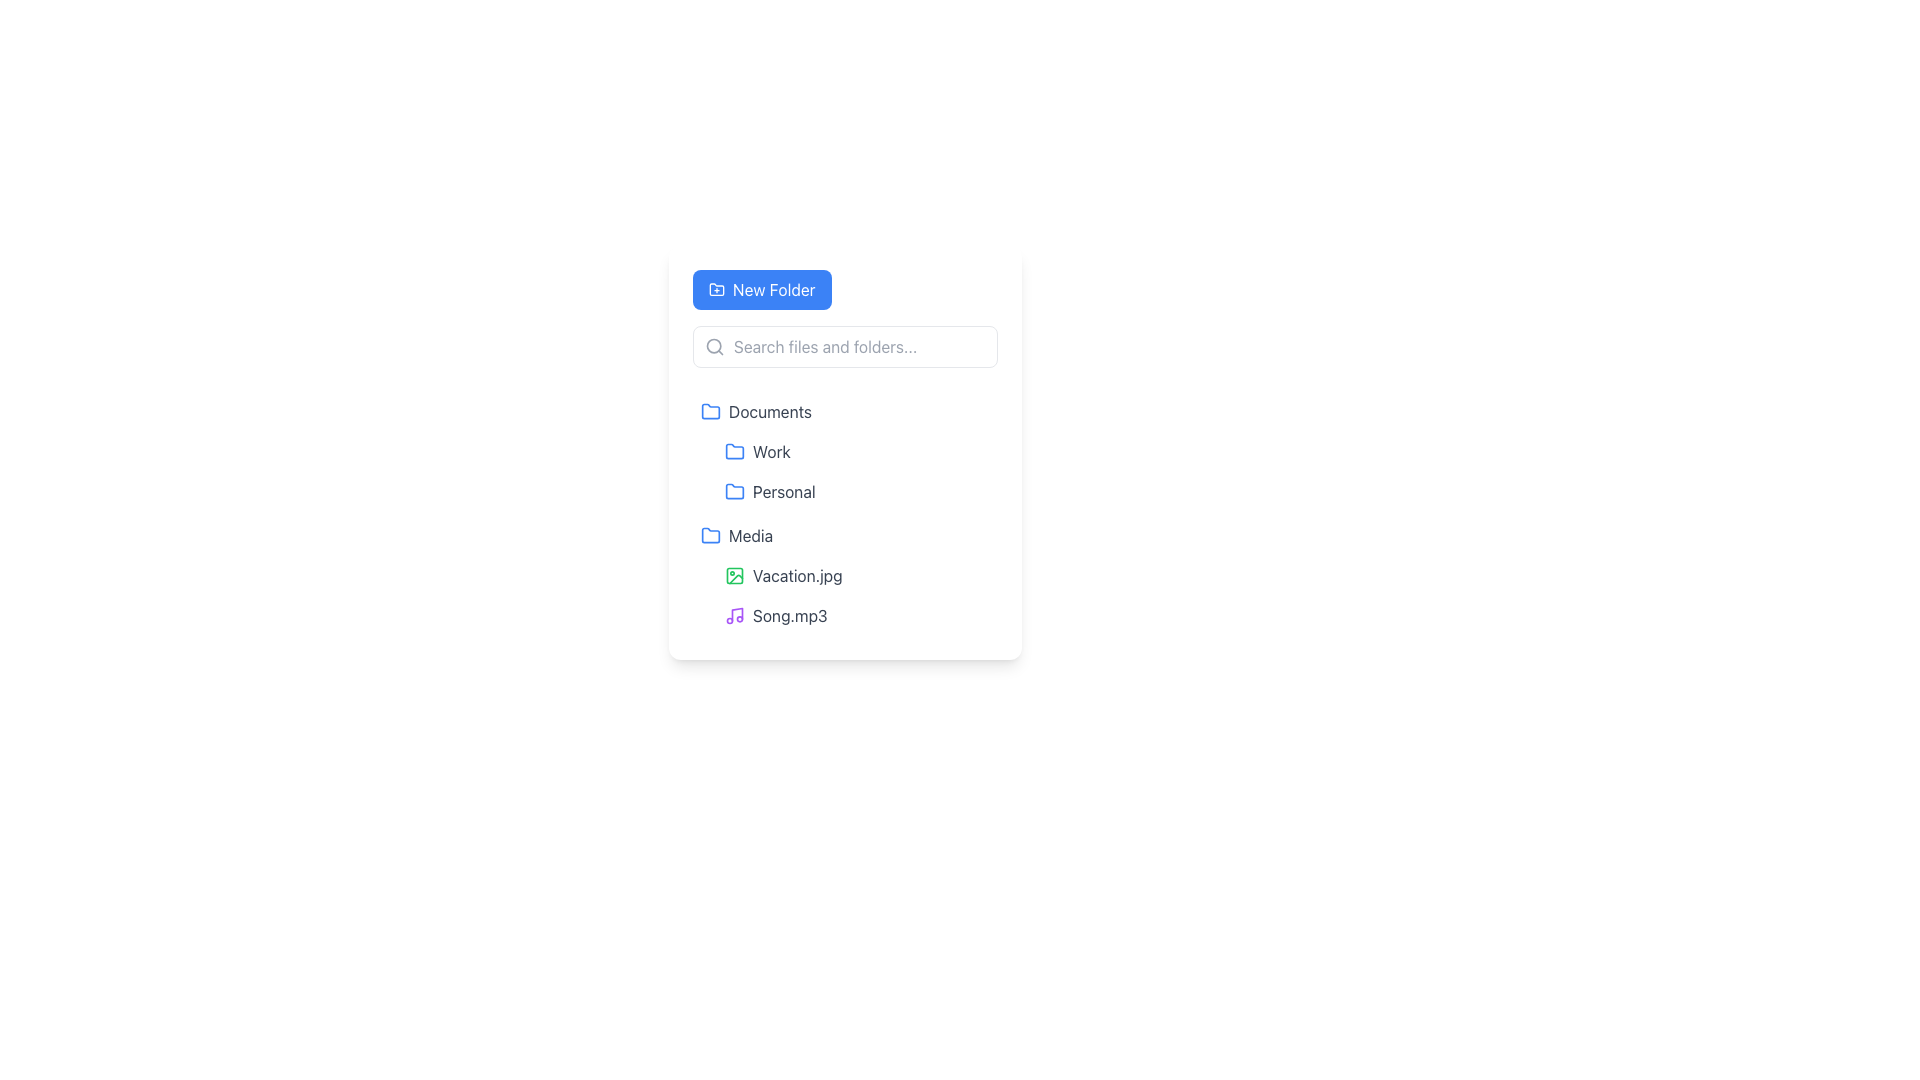 The width and height of the screenshot is (1920, 1080). I want to click on the search icon, which is a circular magnifying glass with a handle, positioned within the search input field labeled 'Search files and folders...', located at the center left of the input field, so click(715, 346).